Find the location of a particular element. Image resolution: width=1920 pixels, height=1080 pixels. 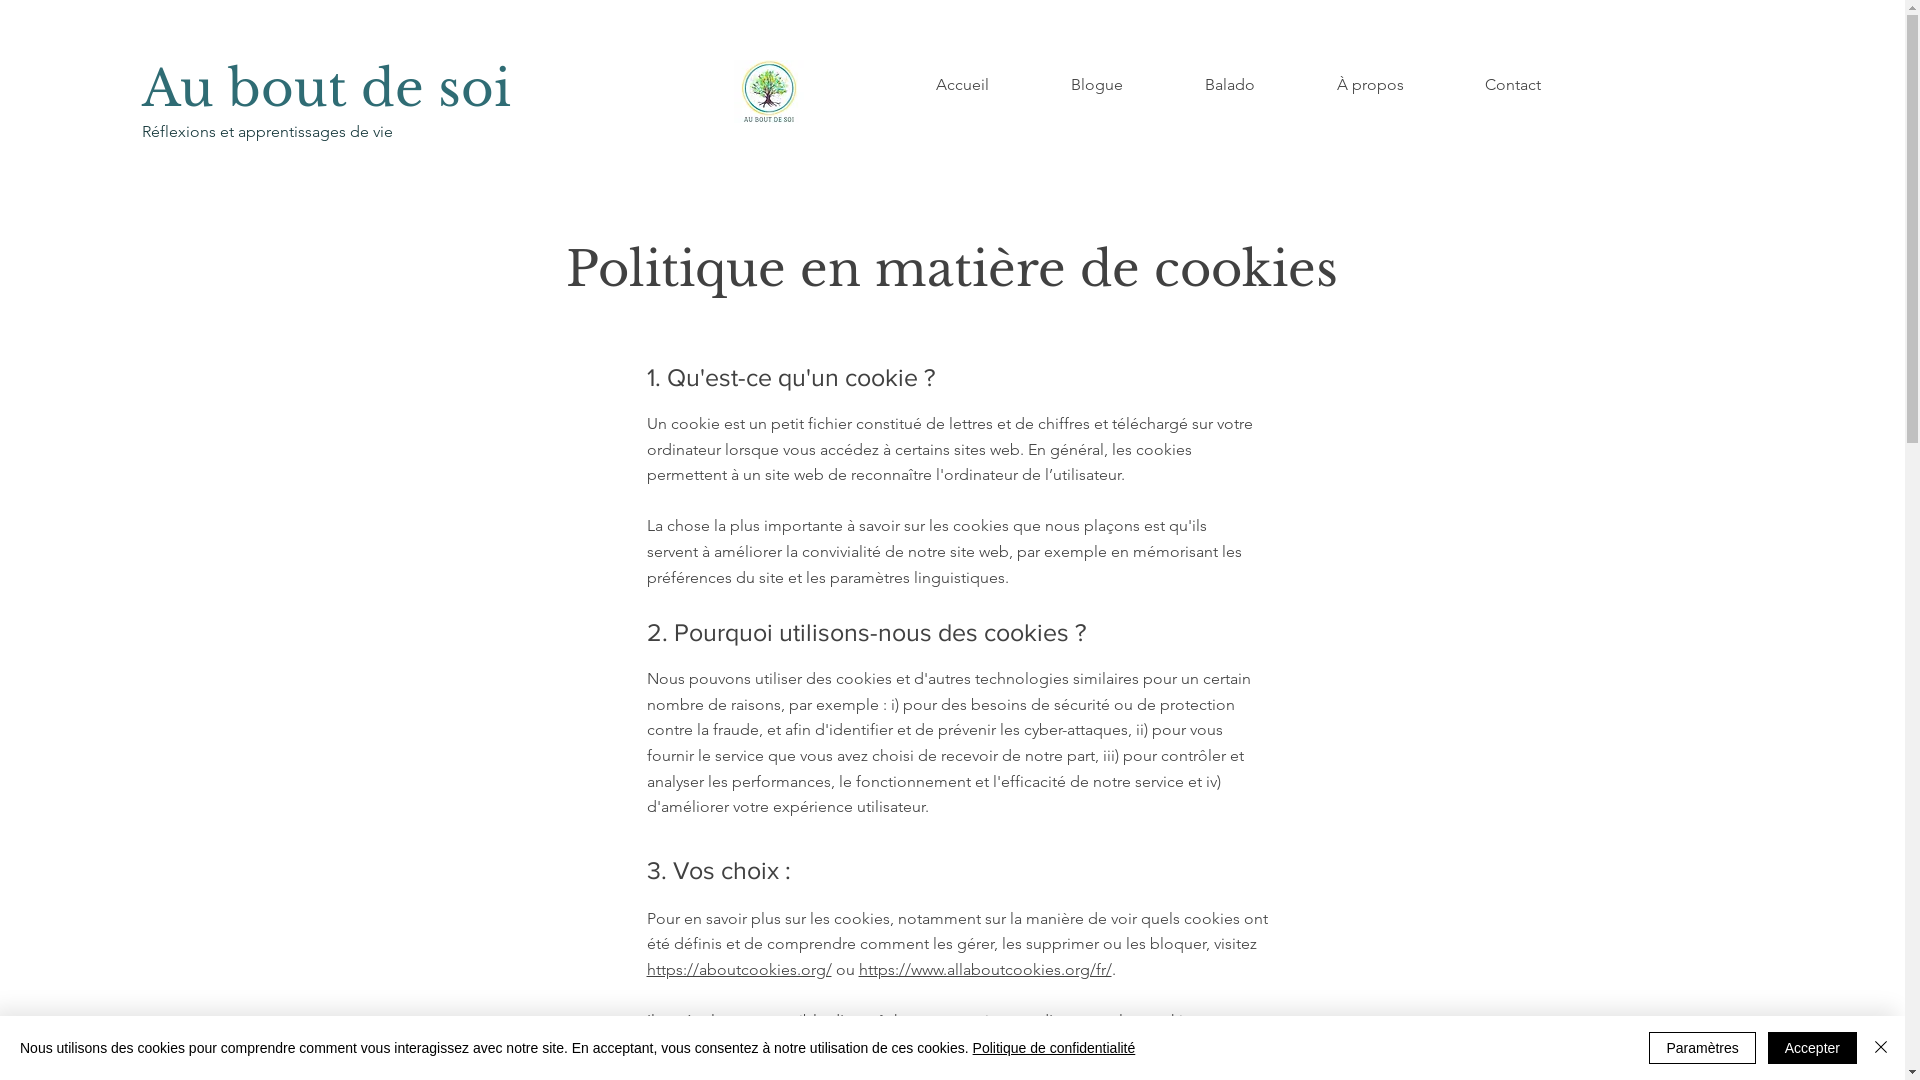

'Accepter' is located at coordinates (1812, 1047).